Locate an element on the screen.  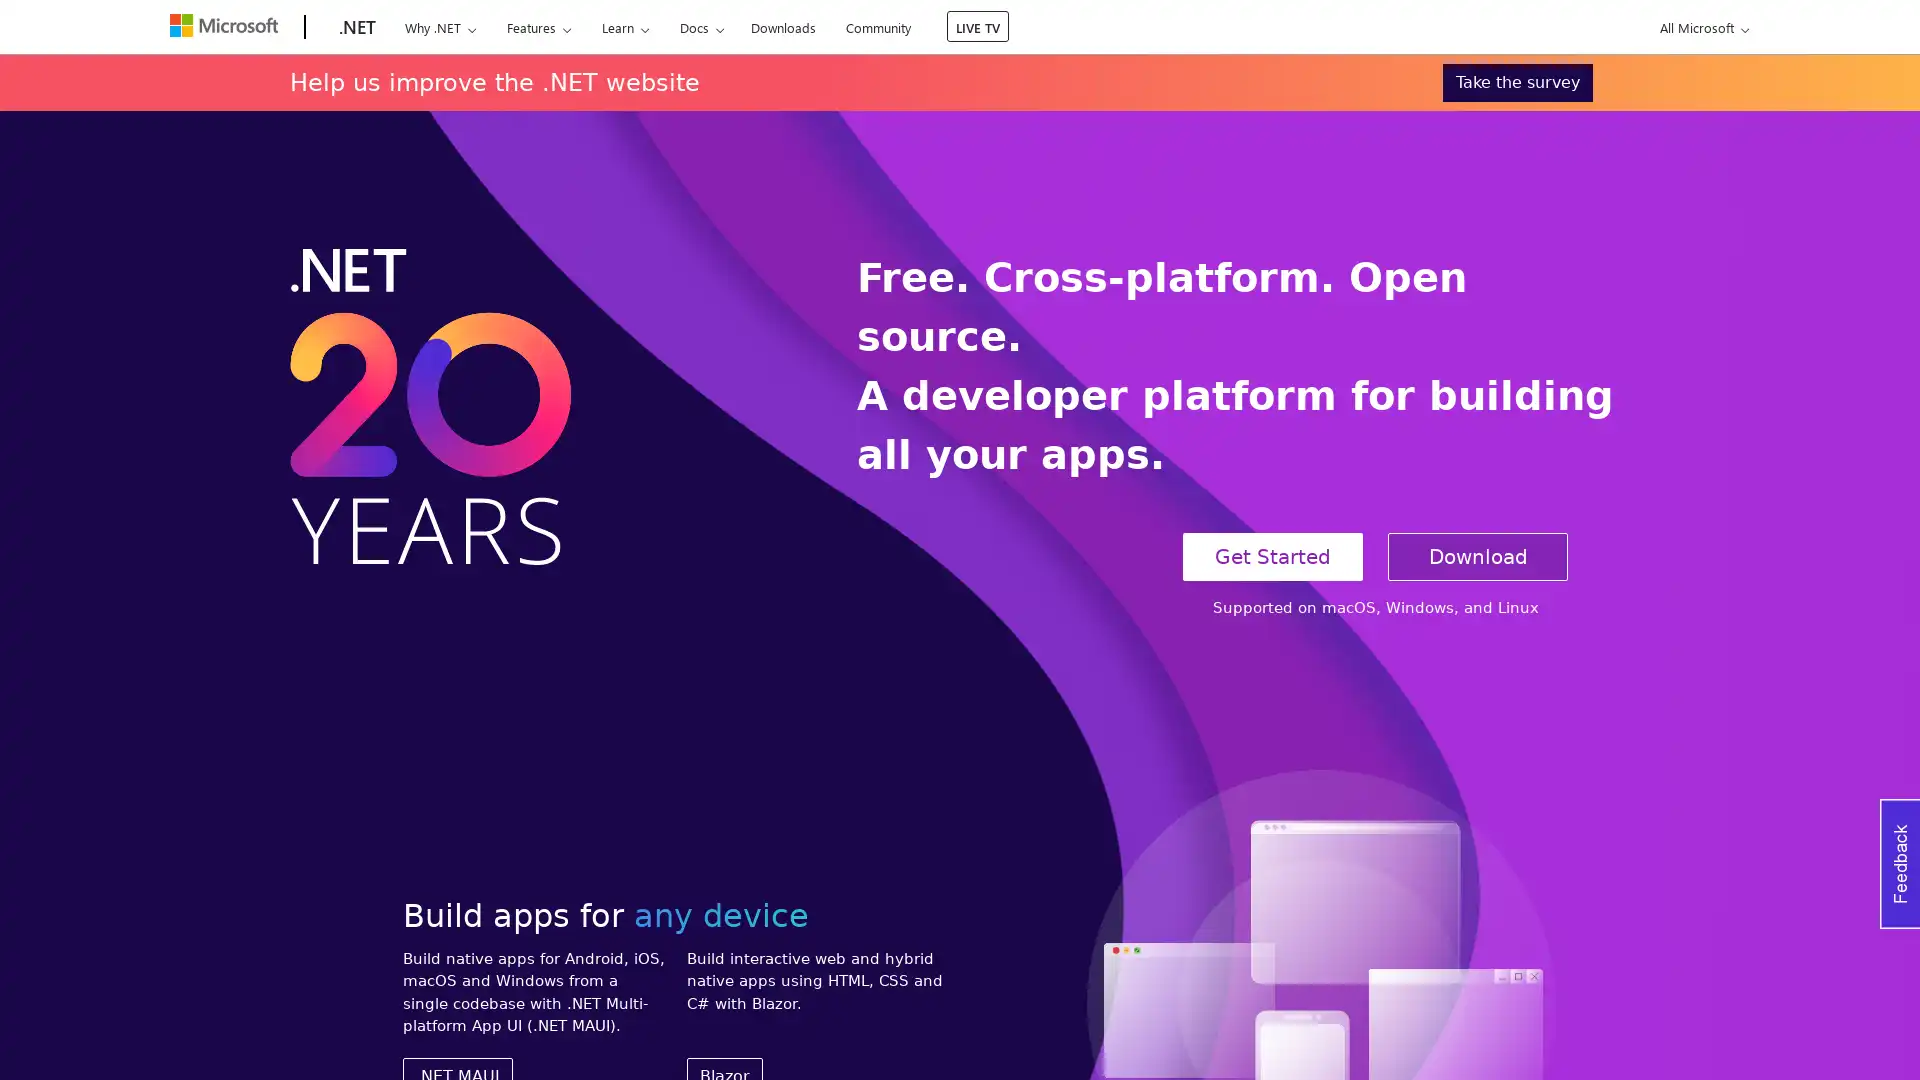
All Microsoft expand to see list of Microsoft products and services is located at coordinates (1700, 27).